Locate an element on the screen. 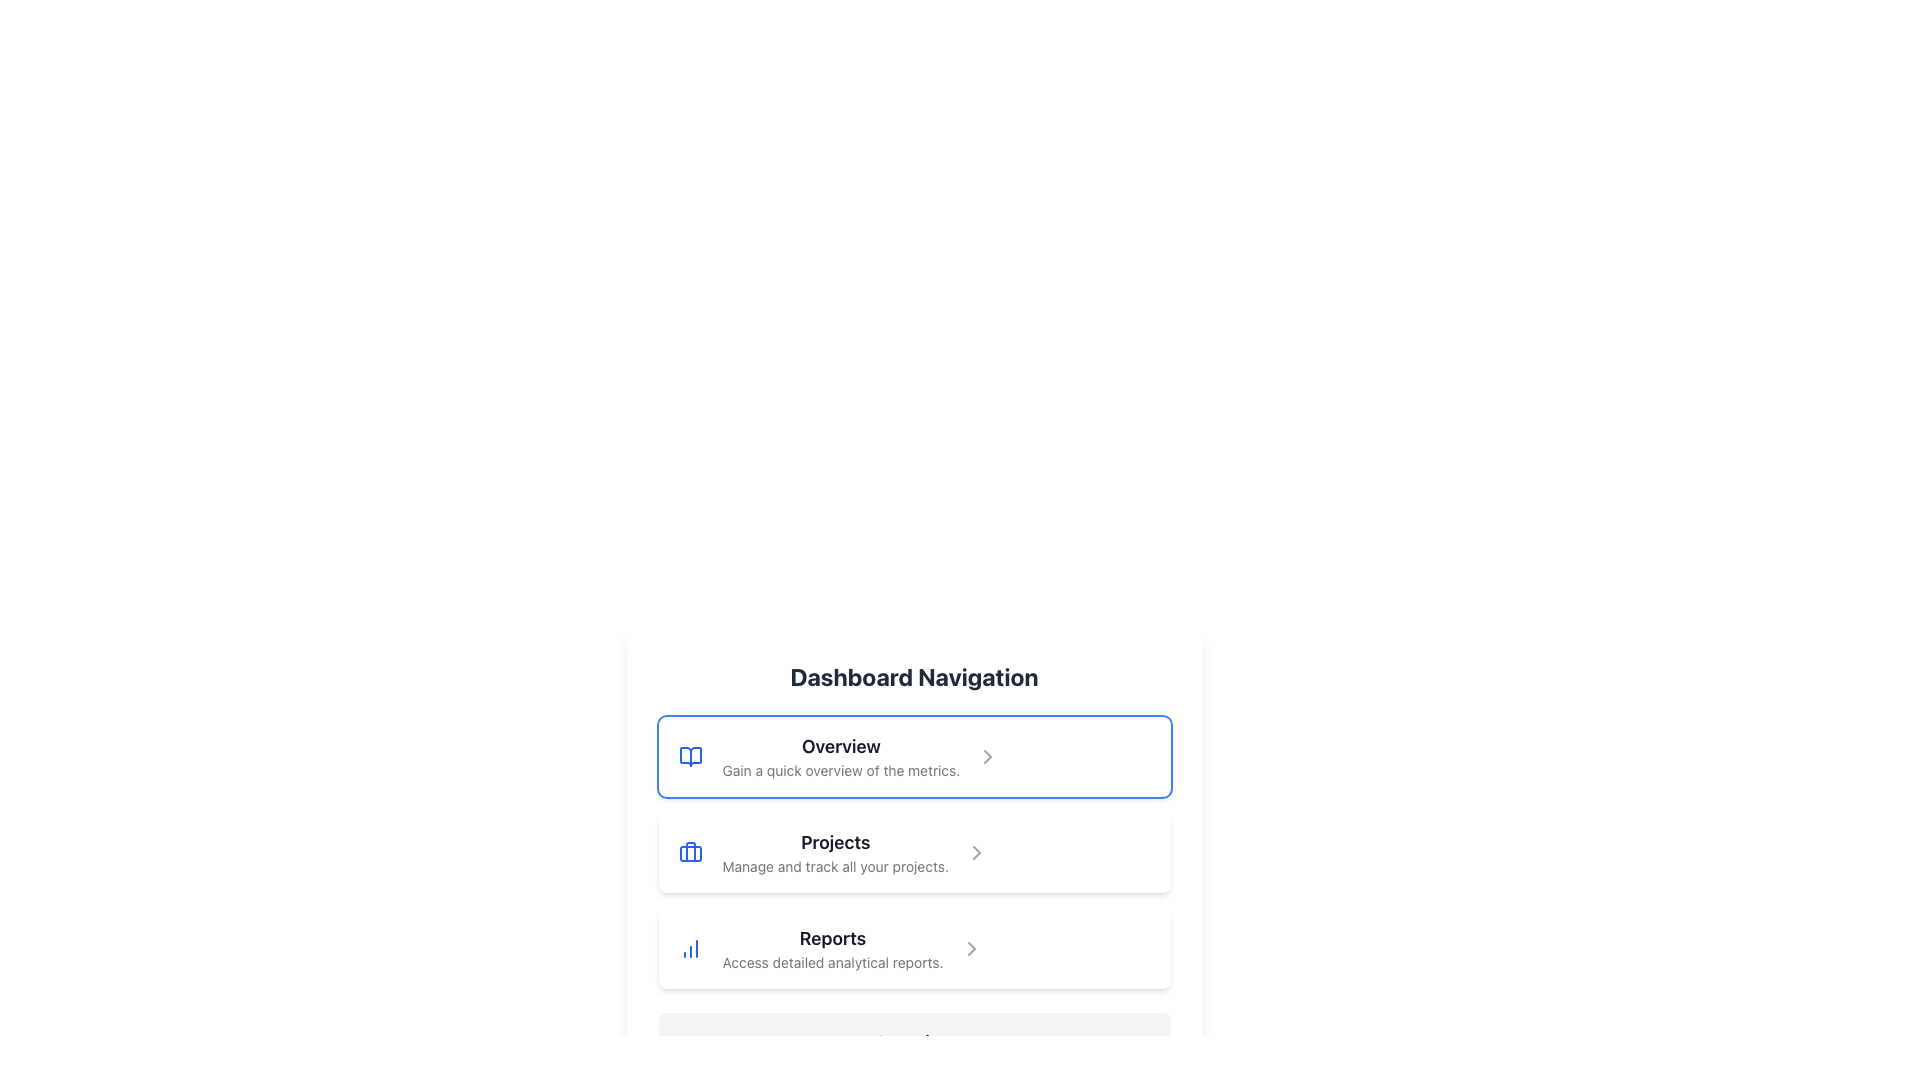 This screenshot has width=1920, height=1080. the text label displaying 'Projects', which is a bold and larger font styled in dark gray, positioned in the dashboard navigation section as the second item in a vertical list is located at coordinates (835, 843).